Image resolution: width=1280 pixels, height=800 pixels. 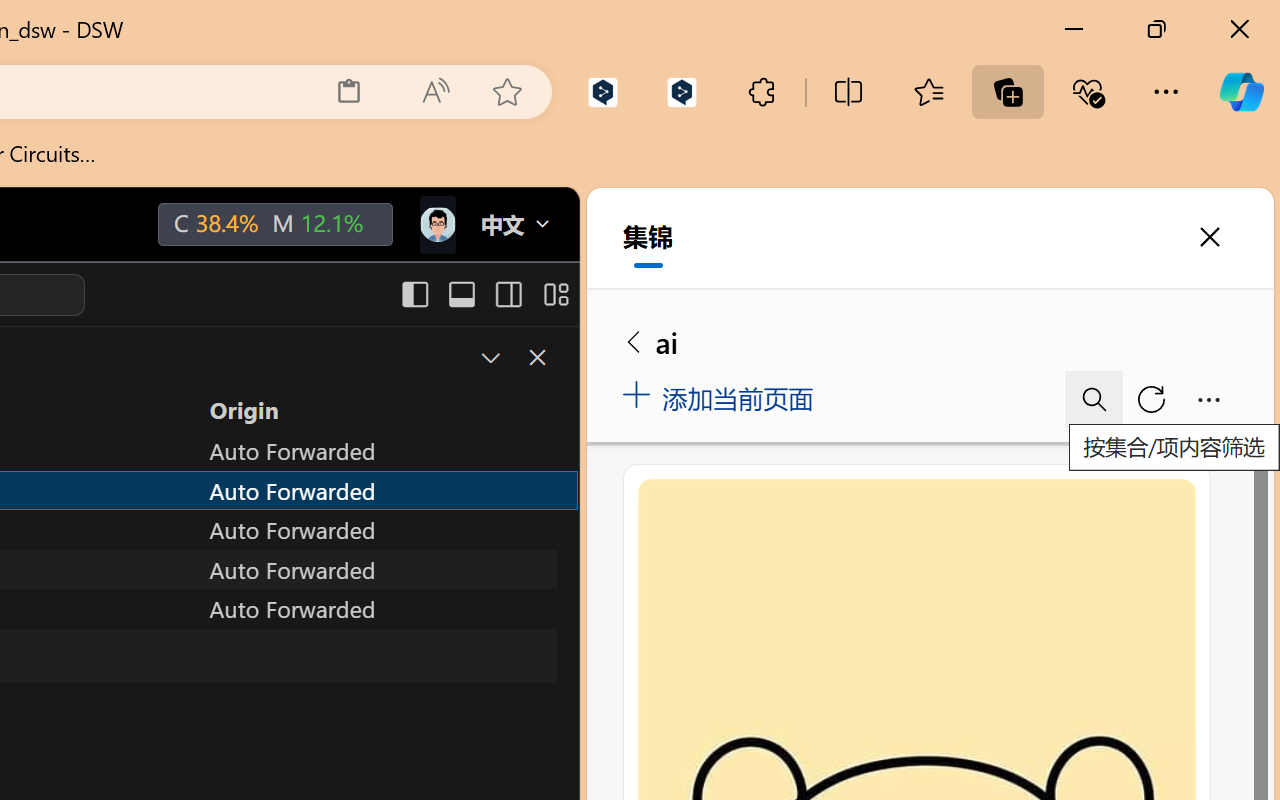 What do you see at coordinates (488, 357) in the screenshot?
I see `'Restore Panel Size'` at bounding box center [488, 357].